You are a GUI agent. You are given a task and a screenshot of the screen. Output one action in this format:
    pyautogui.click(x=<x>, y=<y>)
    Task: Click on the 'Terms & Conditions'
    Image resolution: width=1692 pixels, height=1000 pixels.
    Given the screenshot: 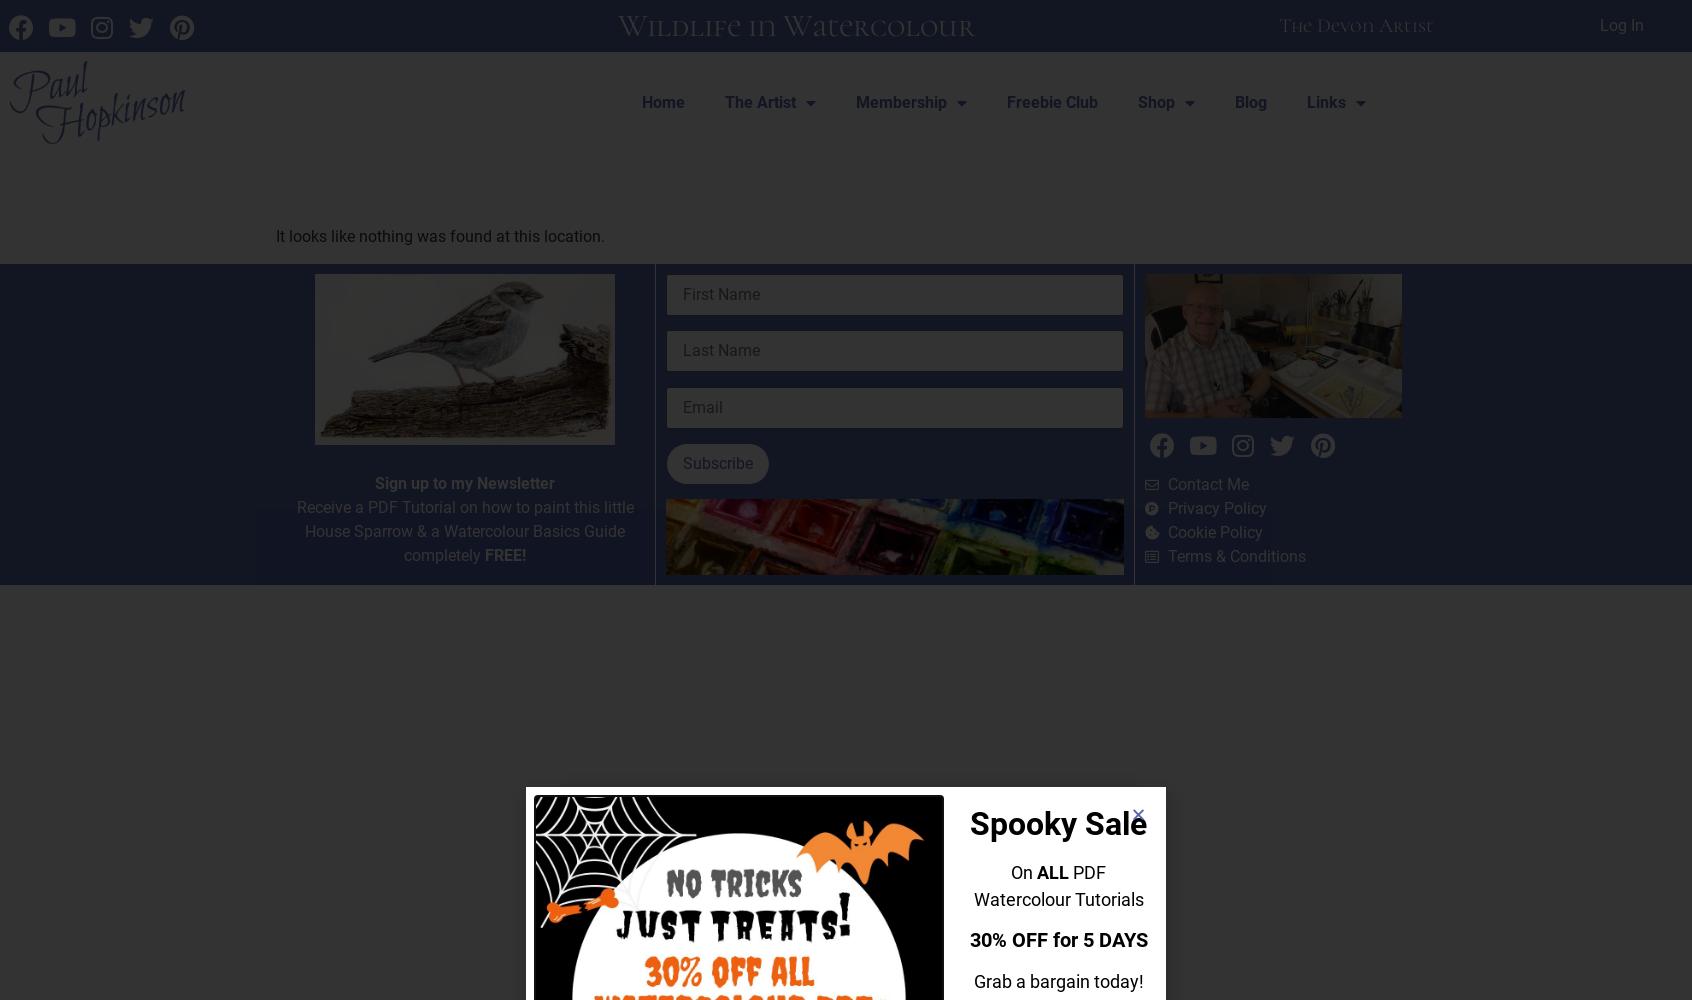 What is the action you would take?
    pyautogui.click(x=1236, y=556)
    